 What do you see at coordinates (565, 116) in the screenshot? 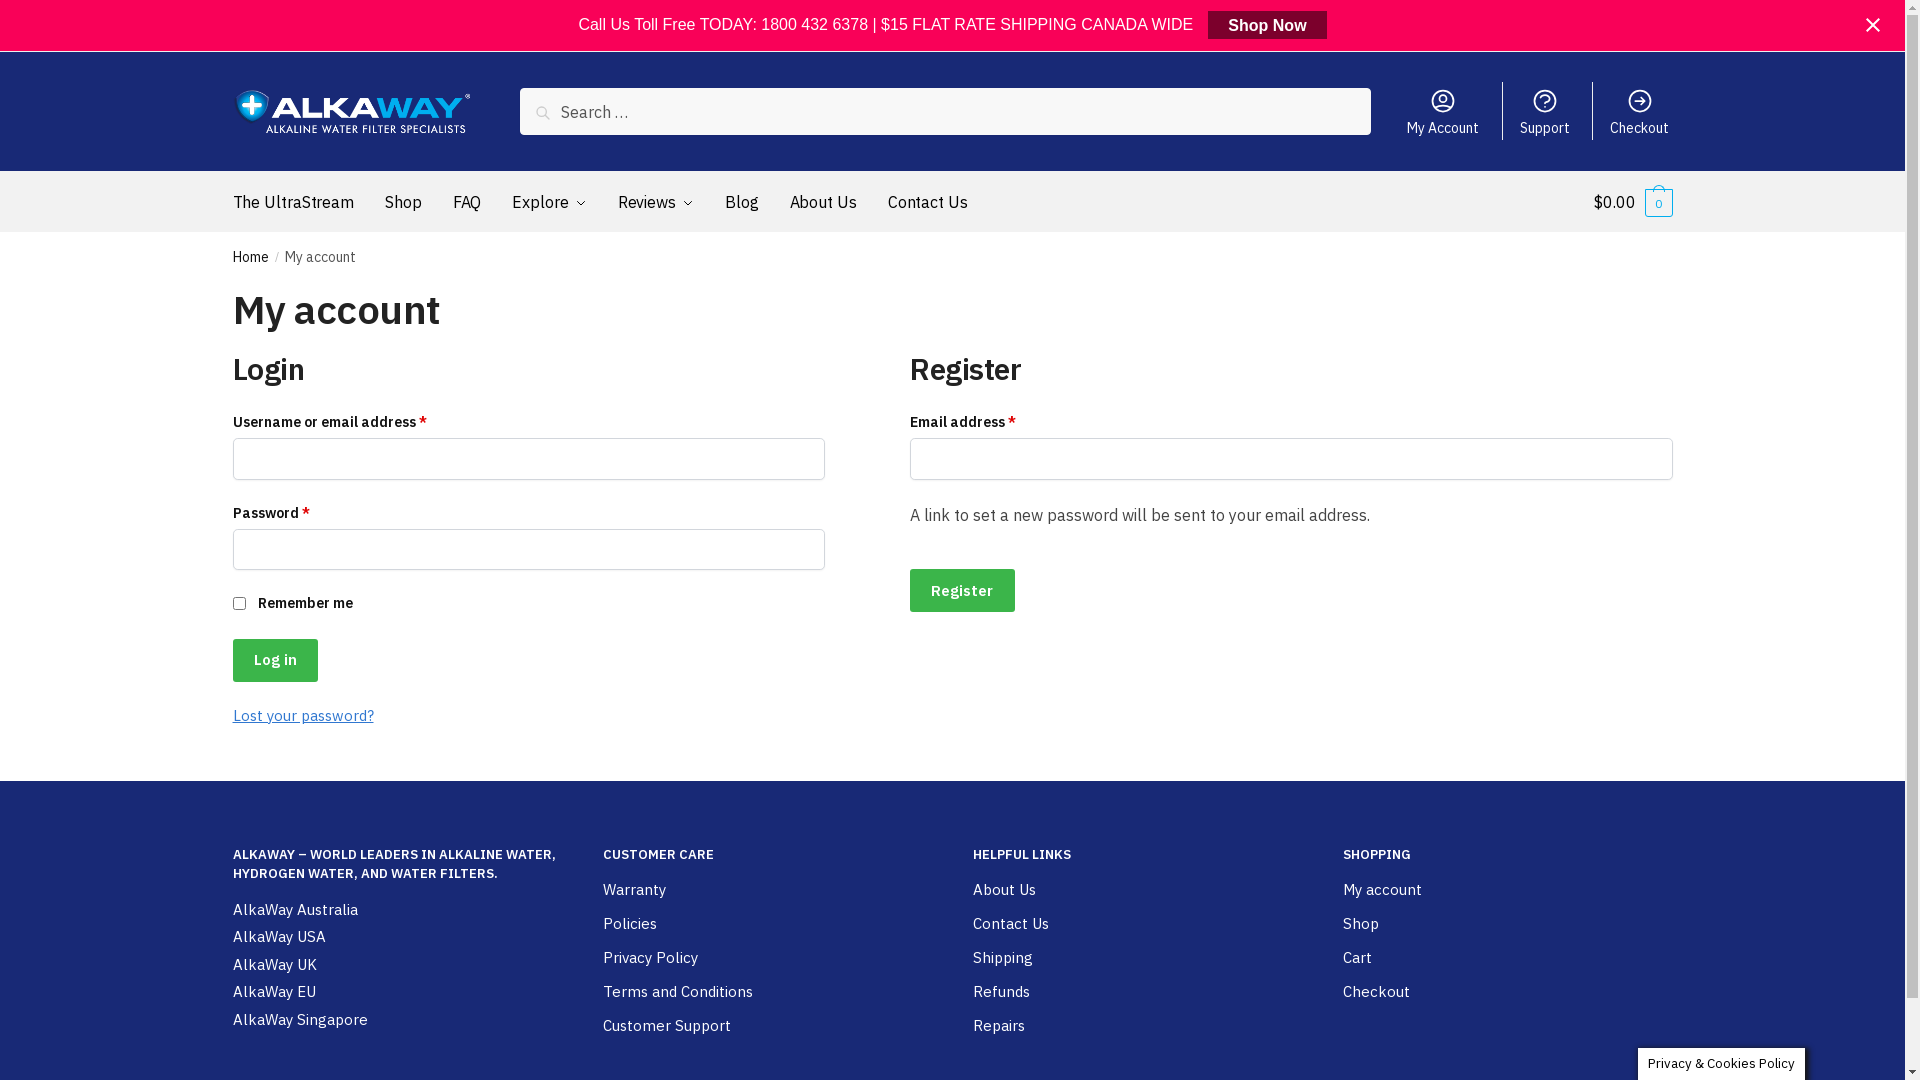
I see `'Search'` at bounding box center [565, 116].